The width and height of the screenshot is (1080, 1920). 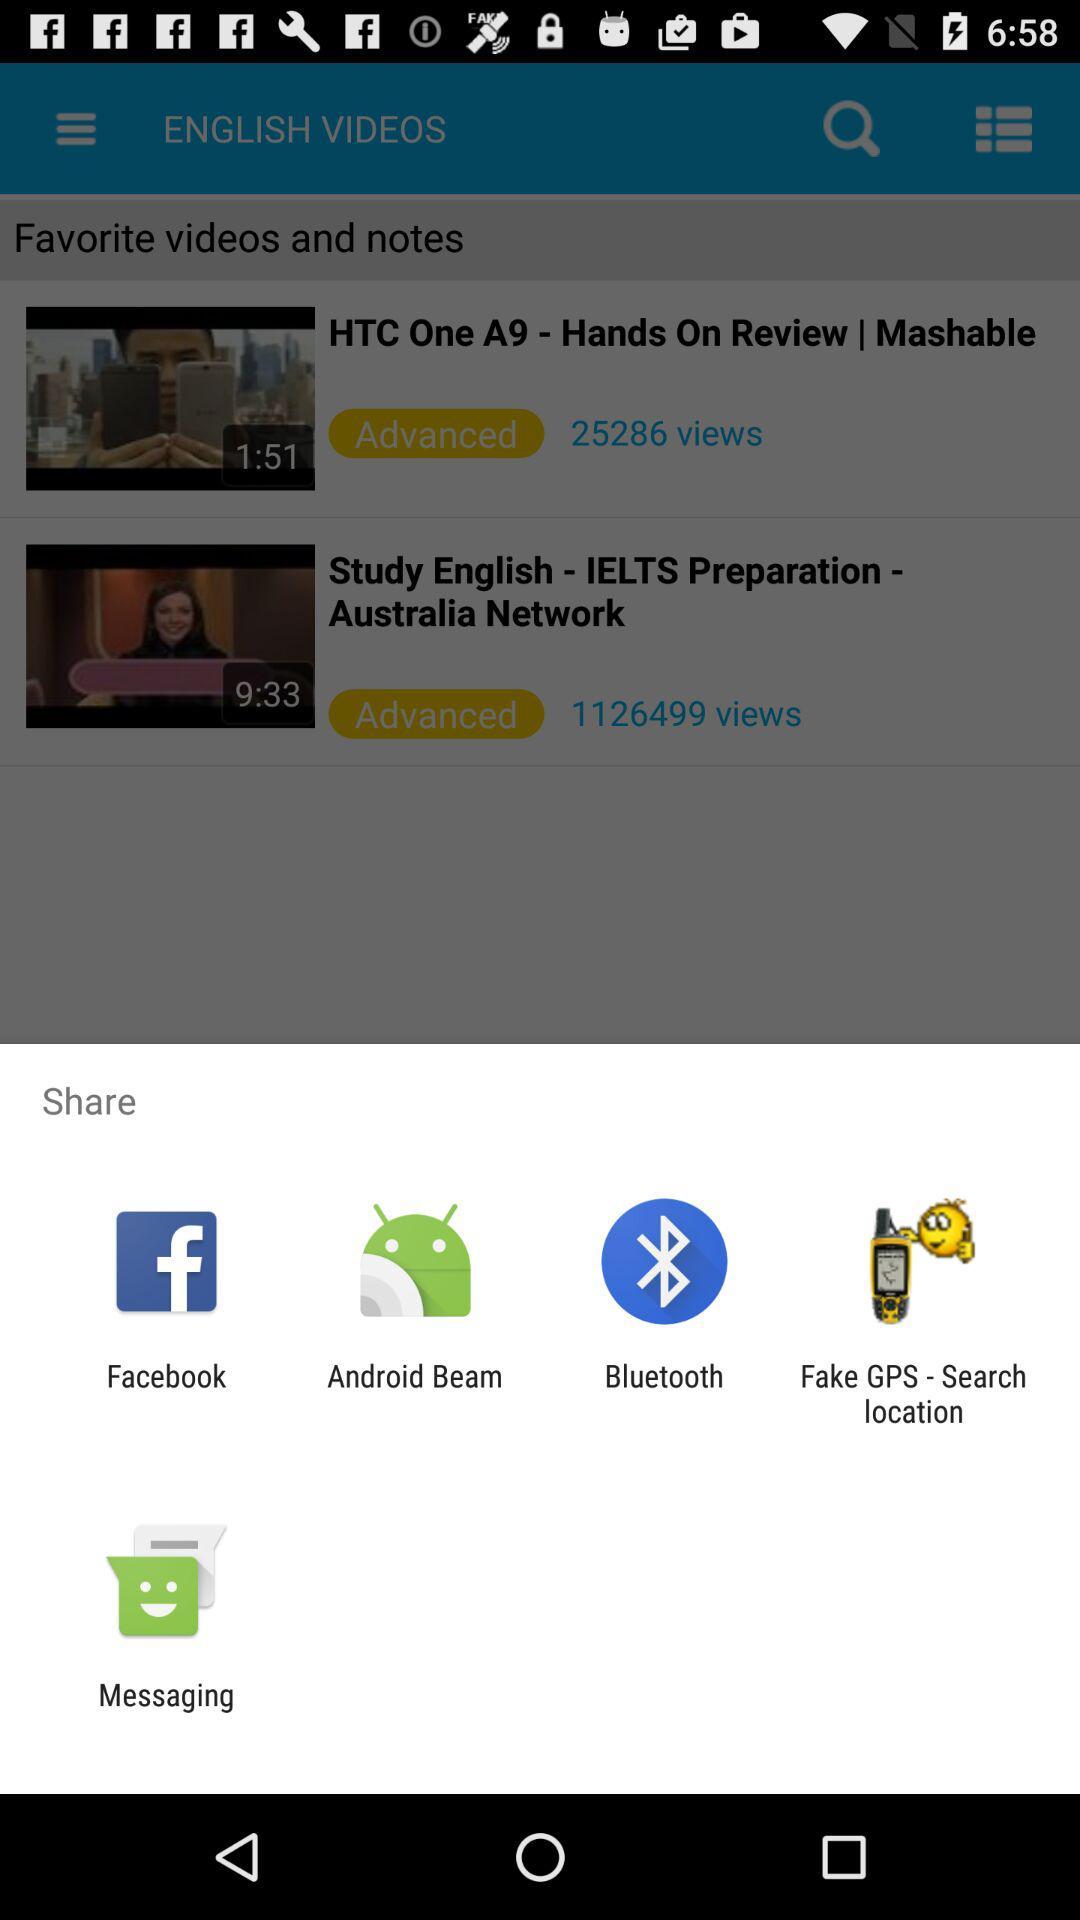 What do you see at coordinates (664, 1392) in the screenshot?
I see `app next to the fake gps search item` at bounding box center [664, 1392].